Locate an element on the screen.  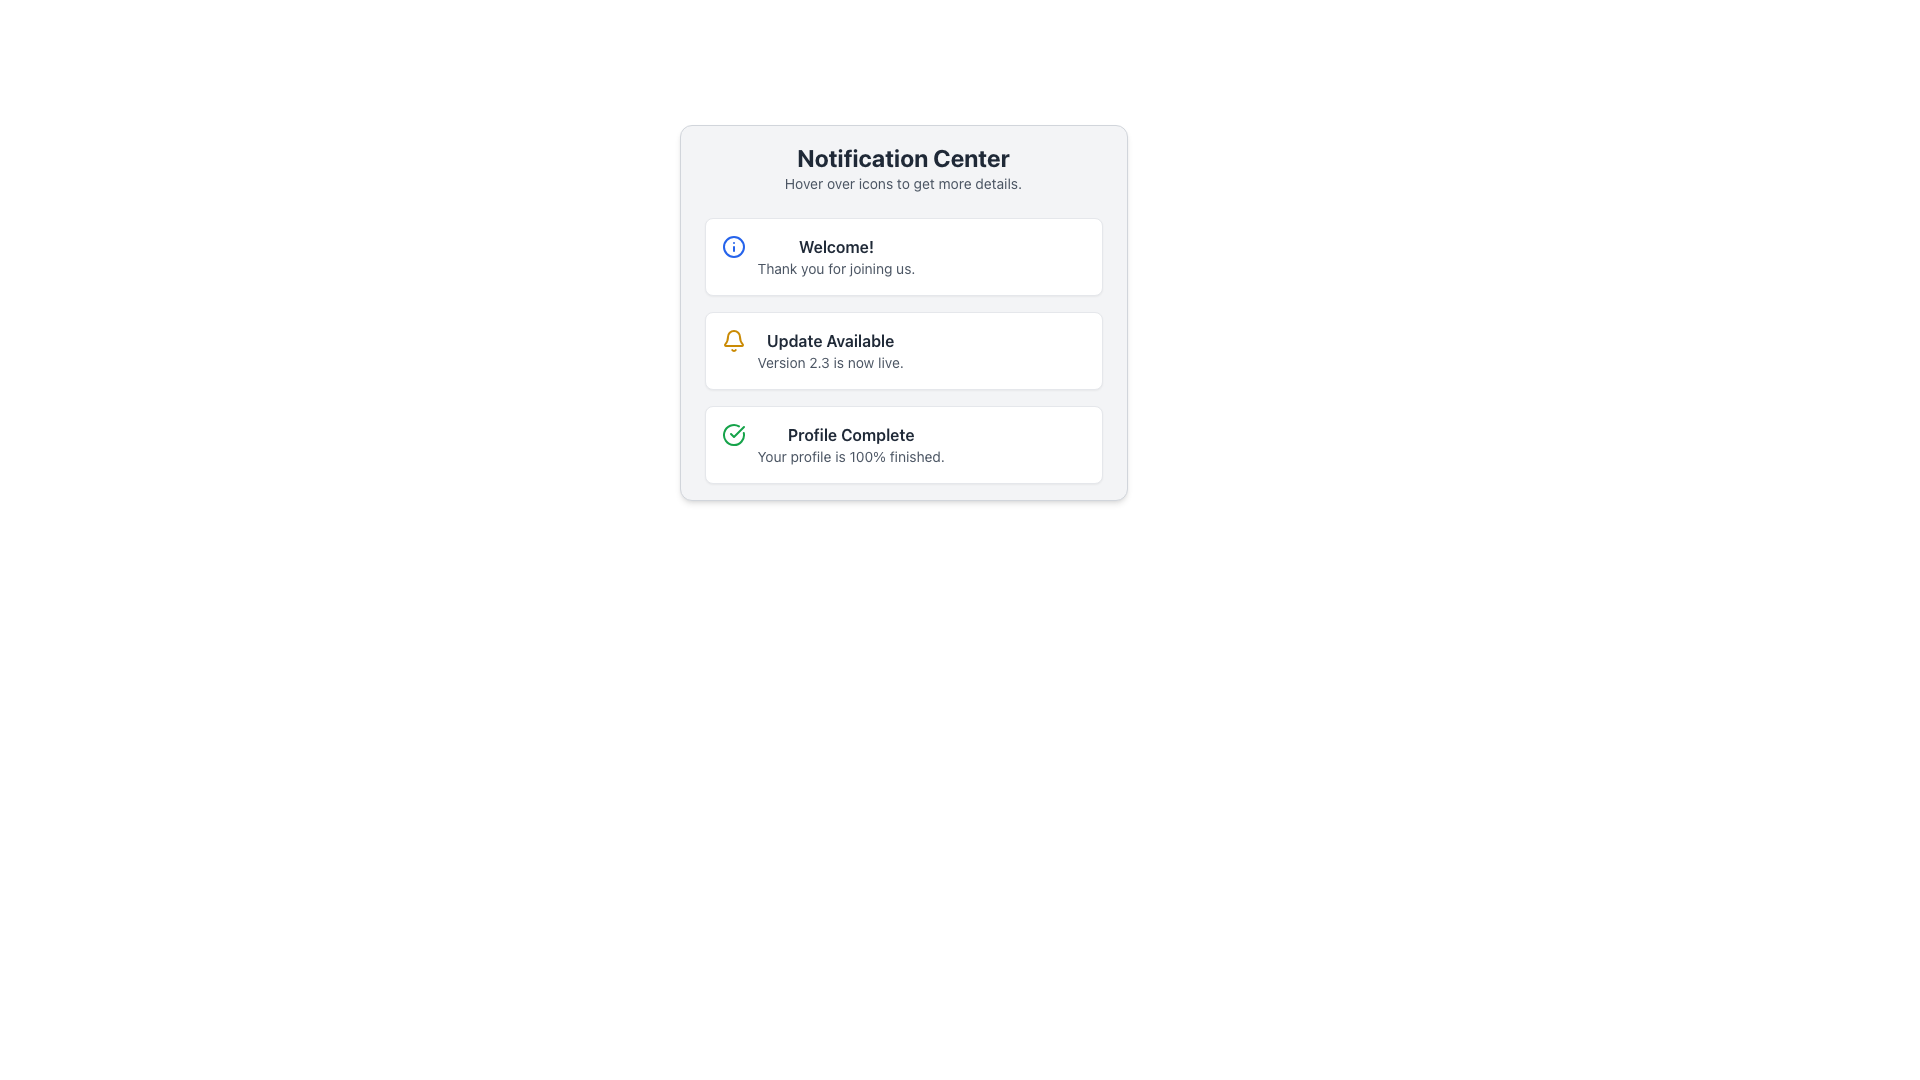
the instructional text below the 'Notification Center' heading, which is rendered in gray color and smaller font size is located at coordinates (902, 184).